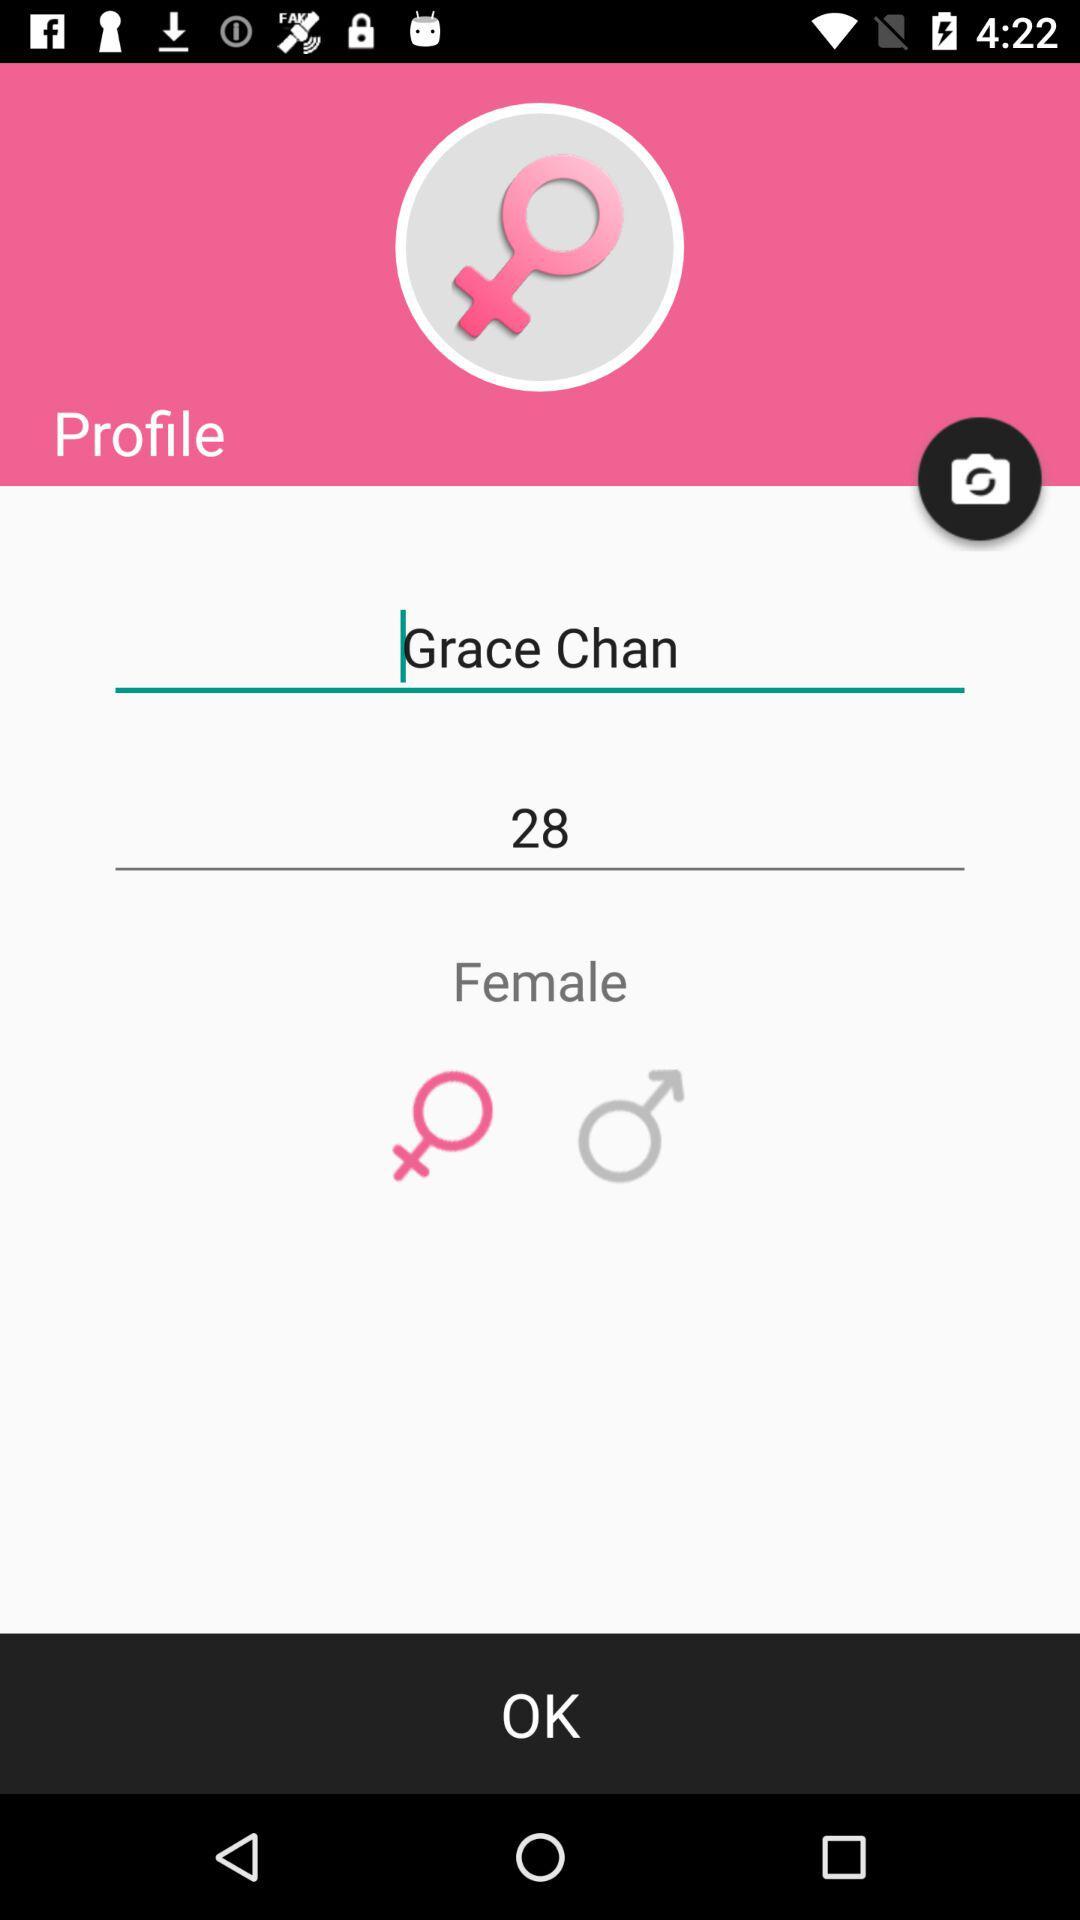 This screenshot has height=1920, width=1080. What do you see at coordinates (442, 1127) in the screenshot?
I see `identify gender option` at bounding box center [442, 1127].